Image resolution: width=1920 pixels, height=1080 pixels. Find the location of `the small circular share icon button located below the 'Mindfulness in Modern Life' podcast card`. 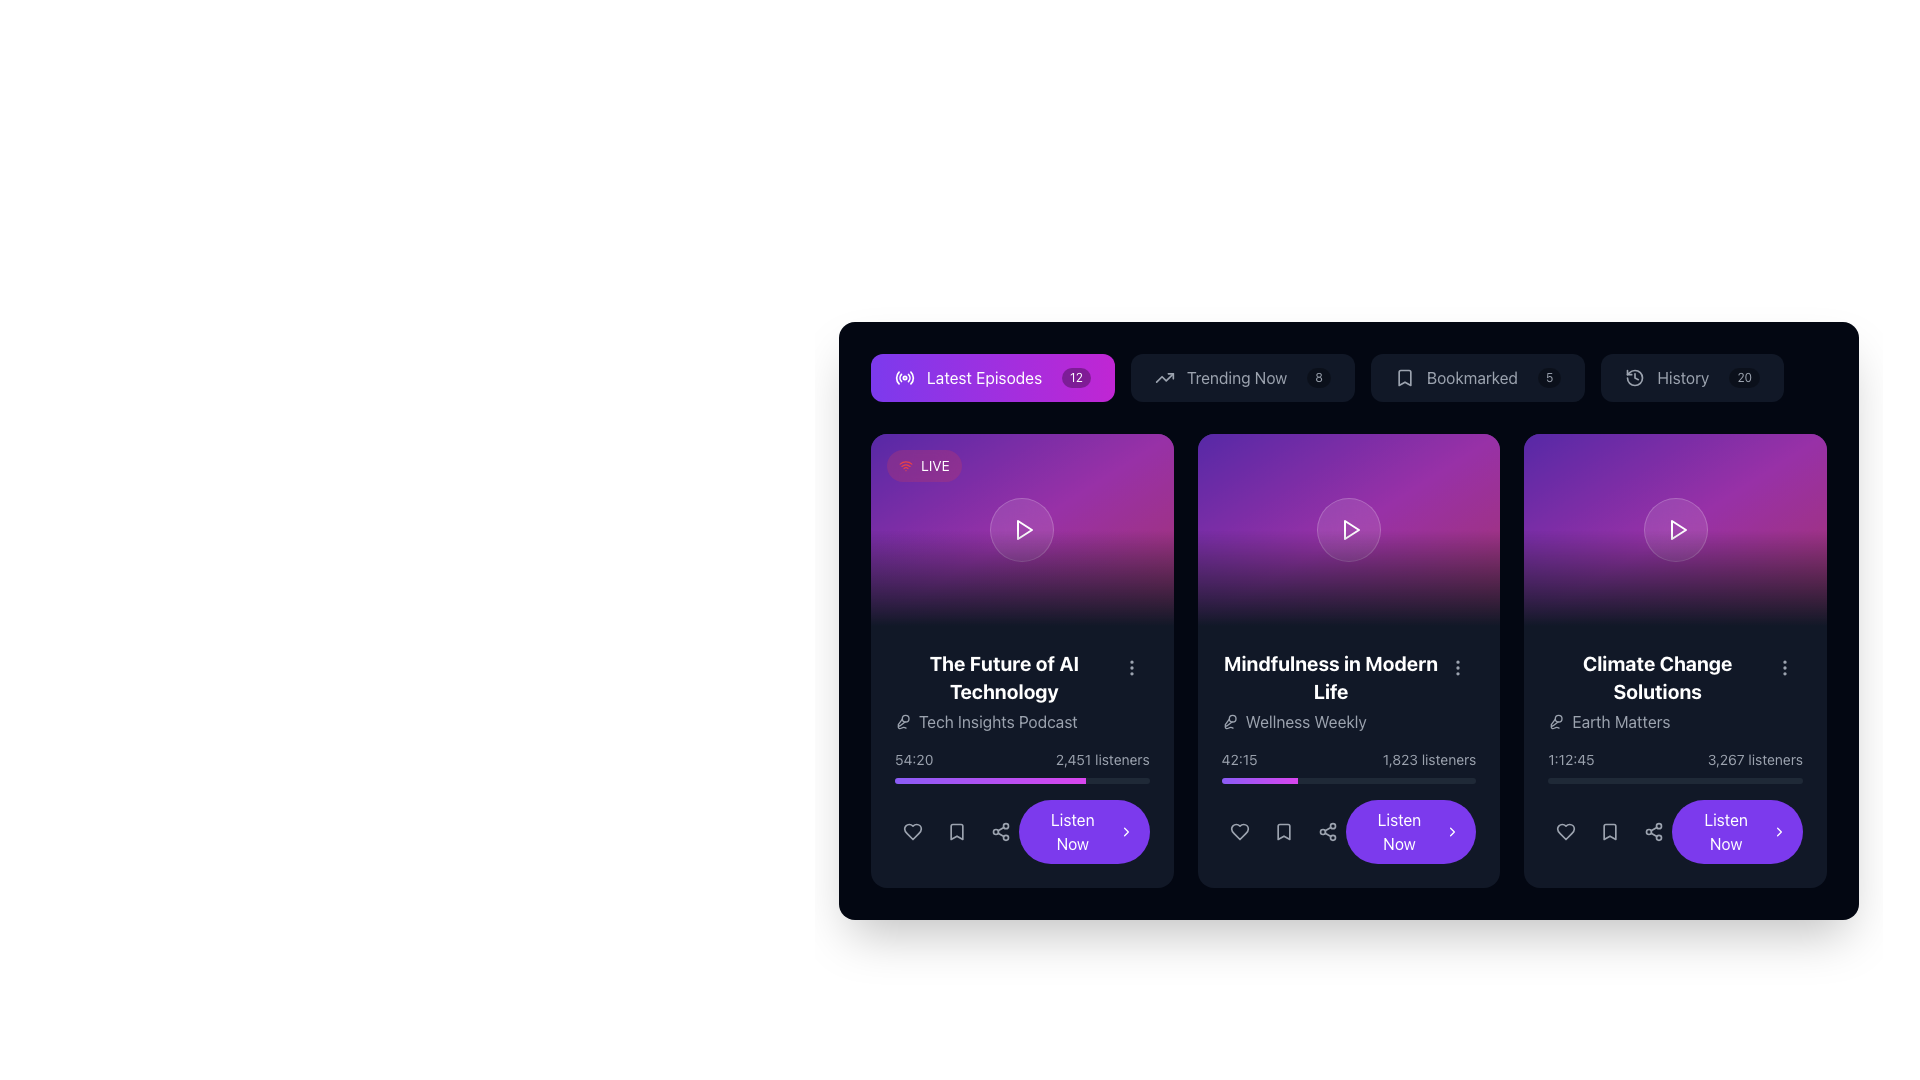

the small circular share icon button located below the 'Mindfulness in Modern Life' podcast card is located at coordinates (1327, 832).